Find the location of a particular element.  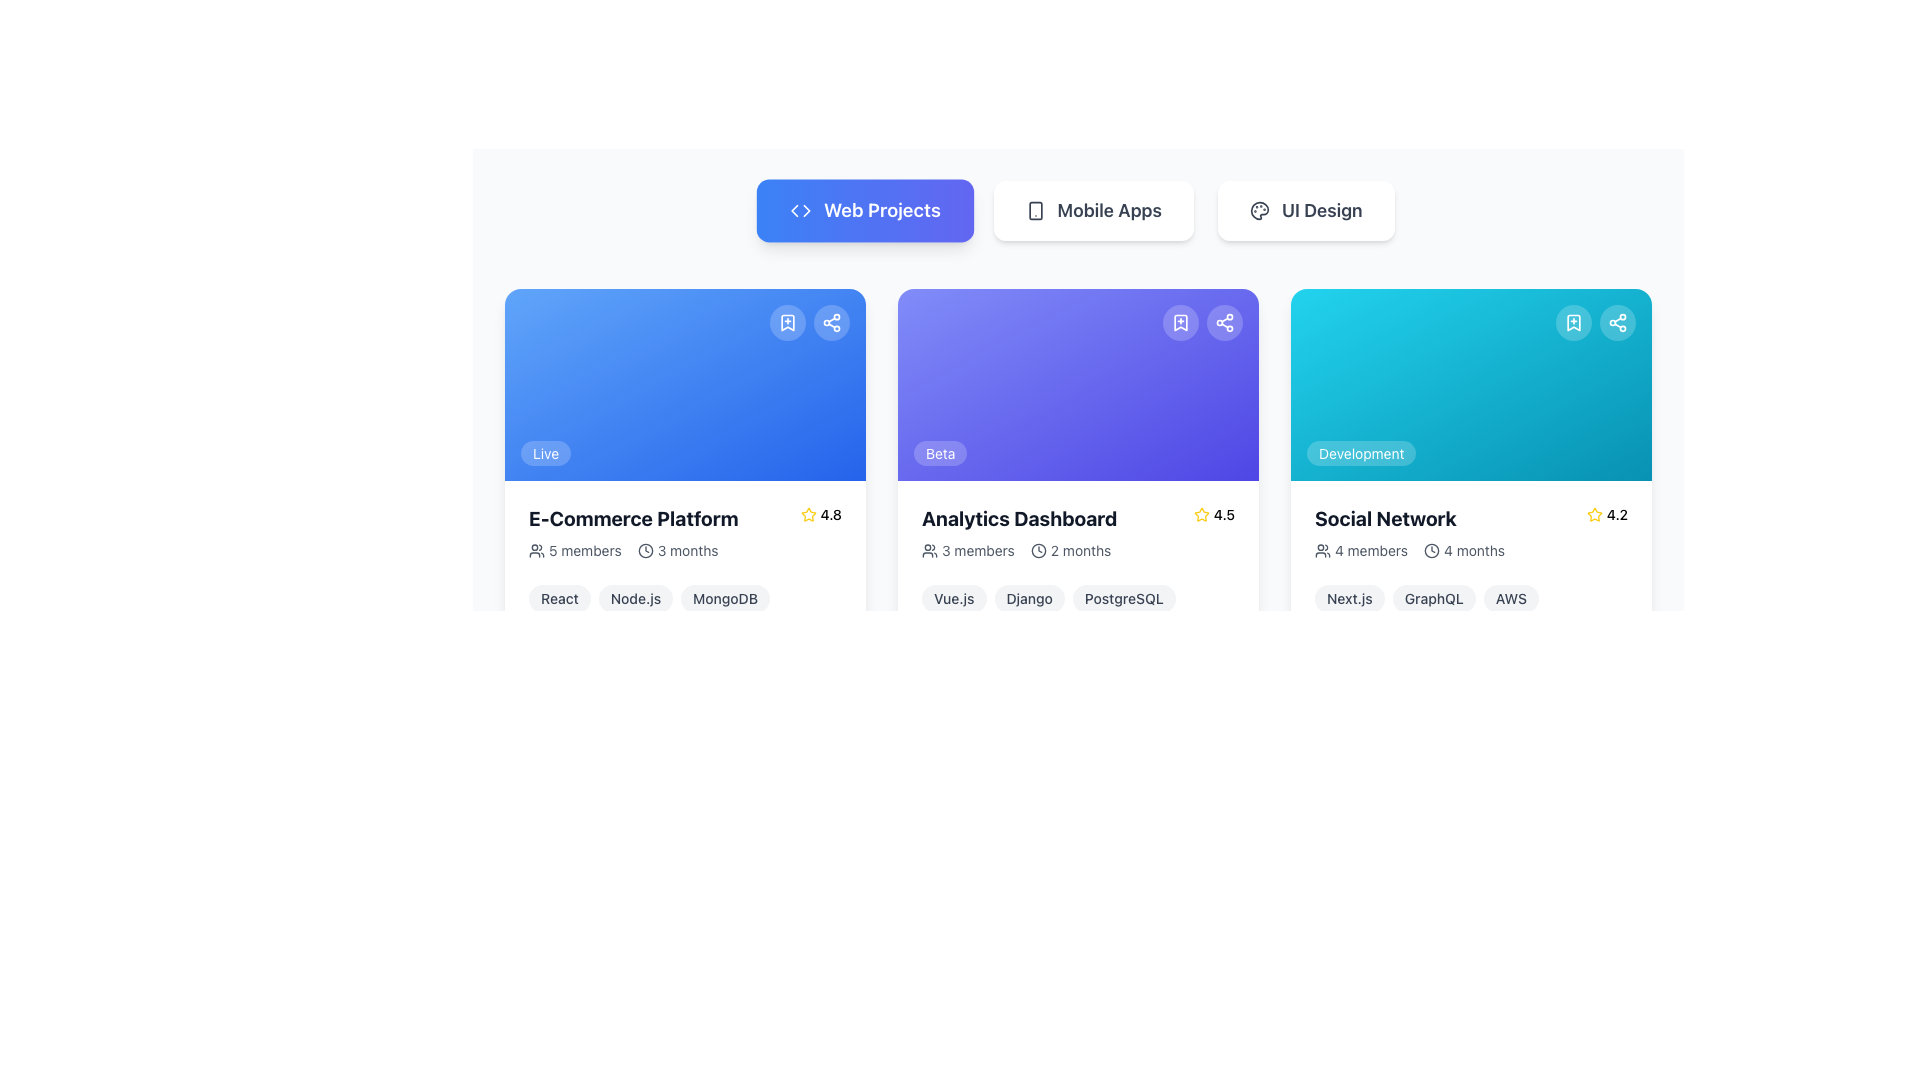

the icon representing a group of users, which is styled with two overlapping human figures and located below the title 'Analytics Dashboard' in the content grid is located at coordinates (929, 551).